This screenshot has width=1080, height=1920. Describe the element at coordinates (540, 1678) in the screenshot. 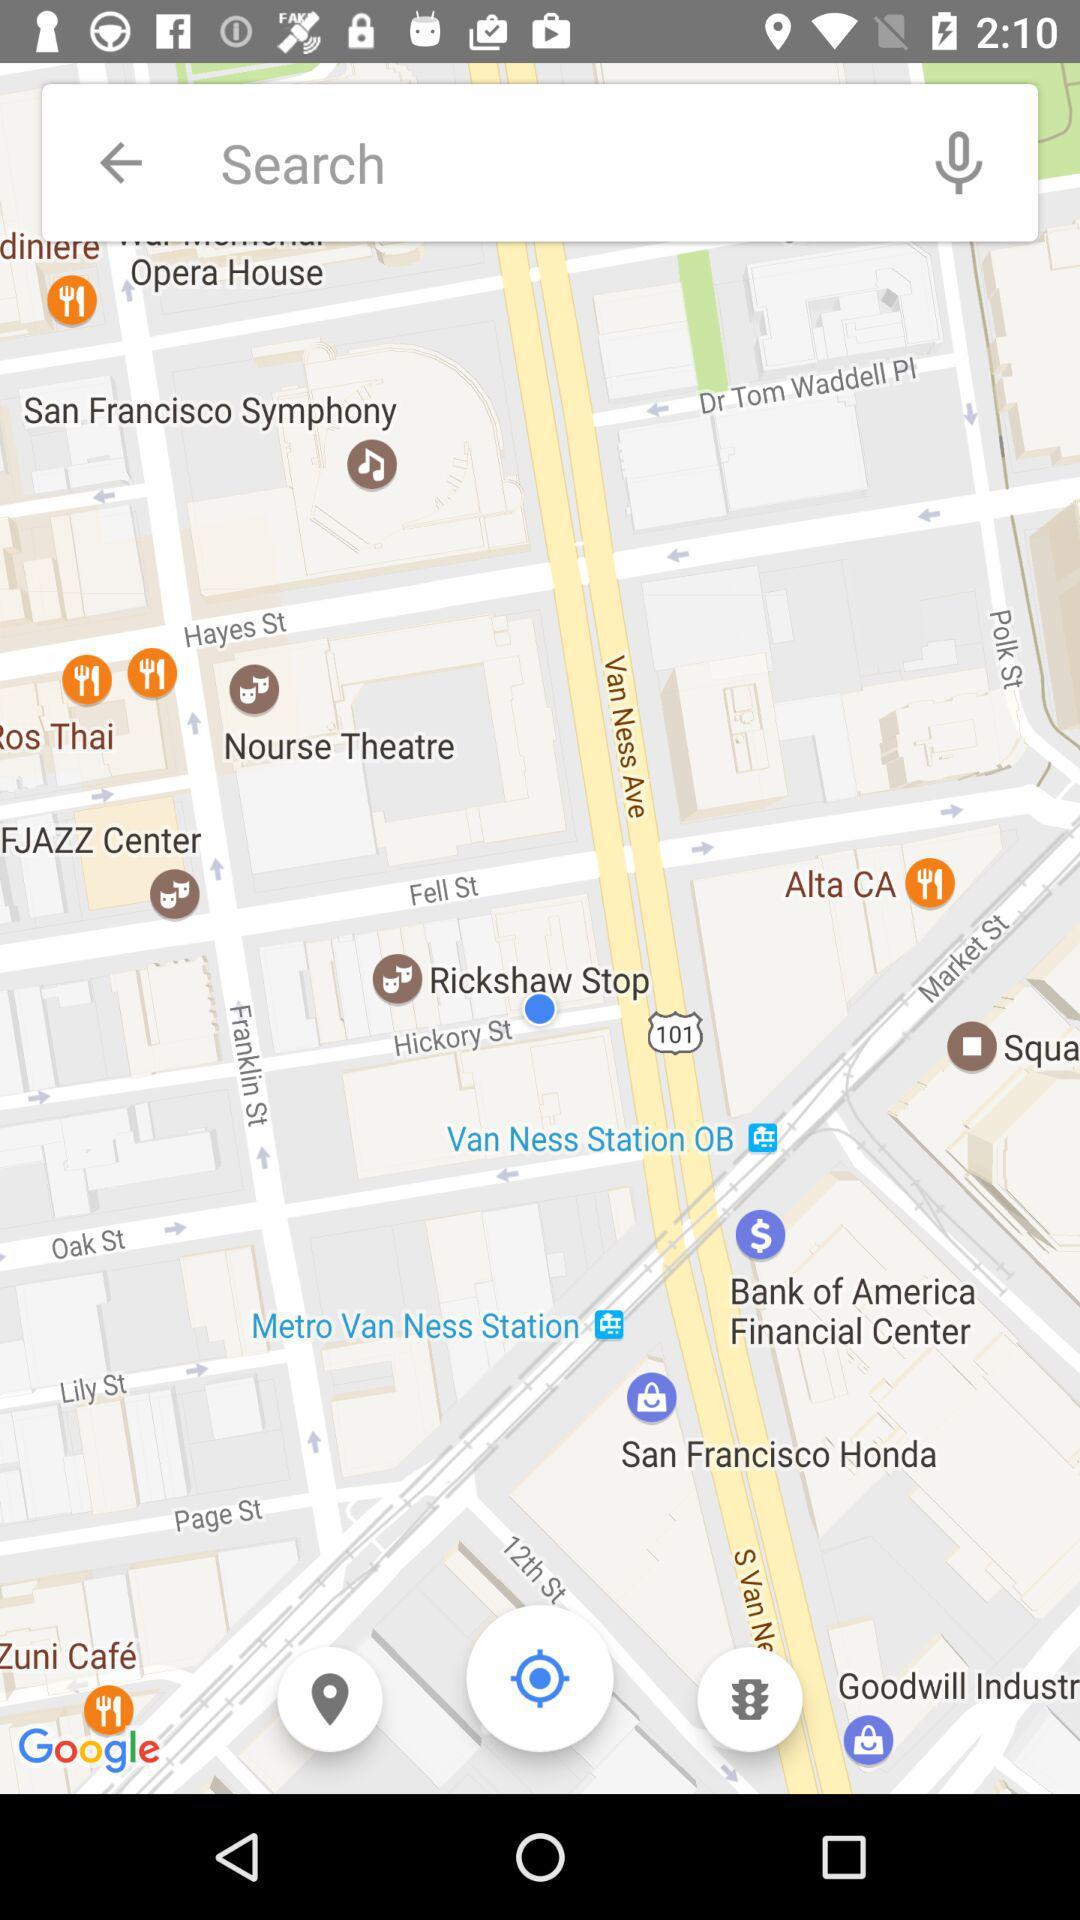

I see `go back` at that location.